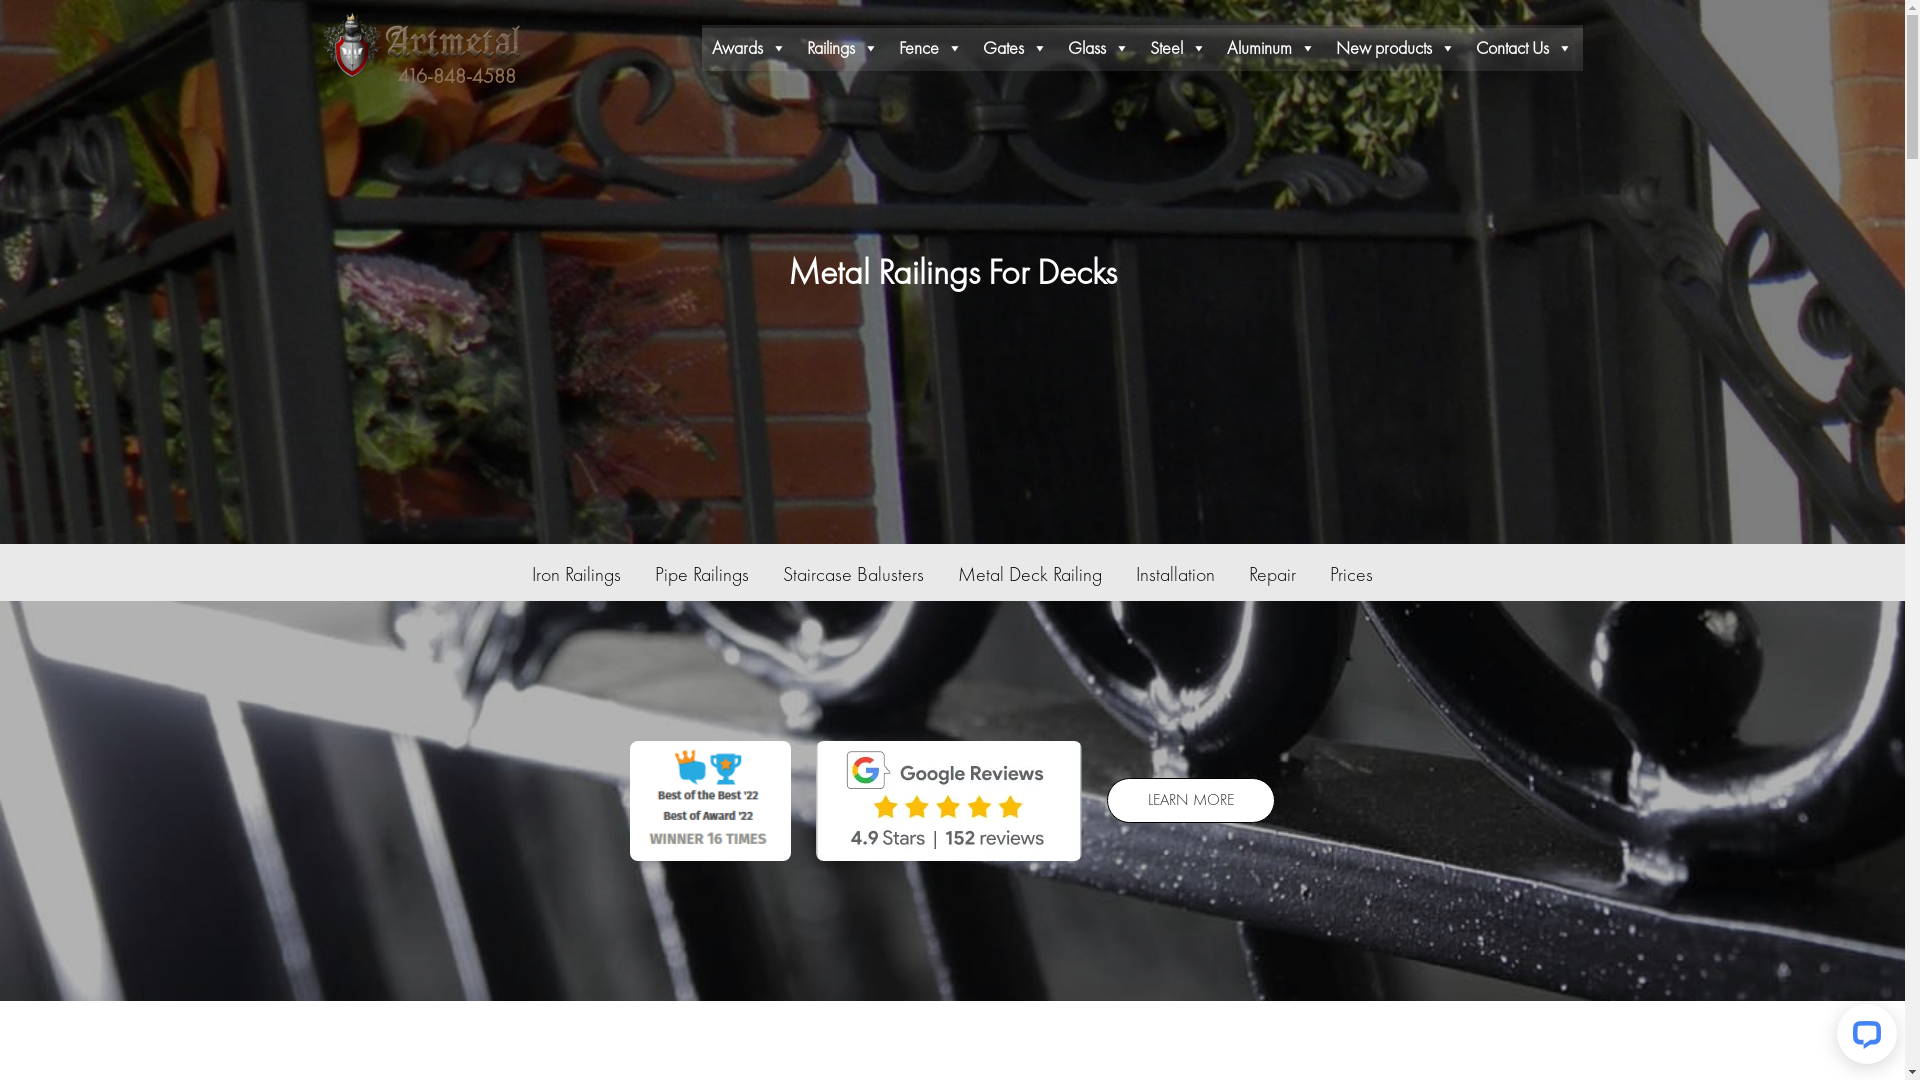  Describe the element at coordinates (1523, 46) in the screenshot. I see `'Contact Us'` at that location.